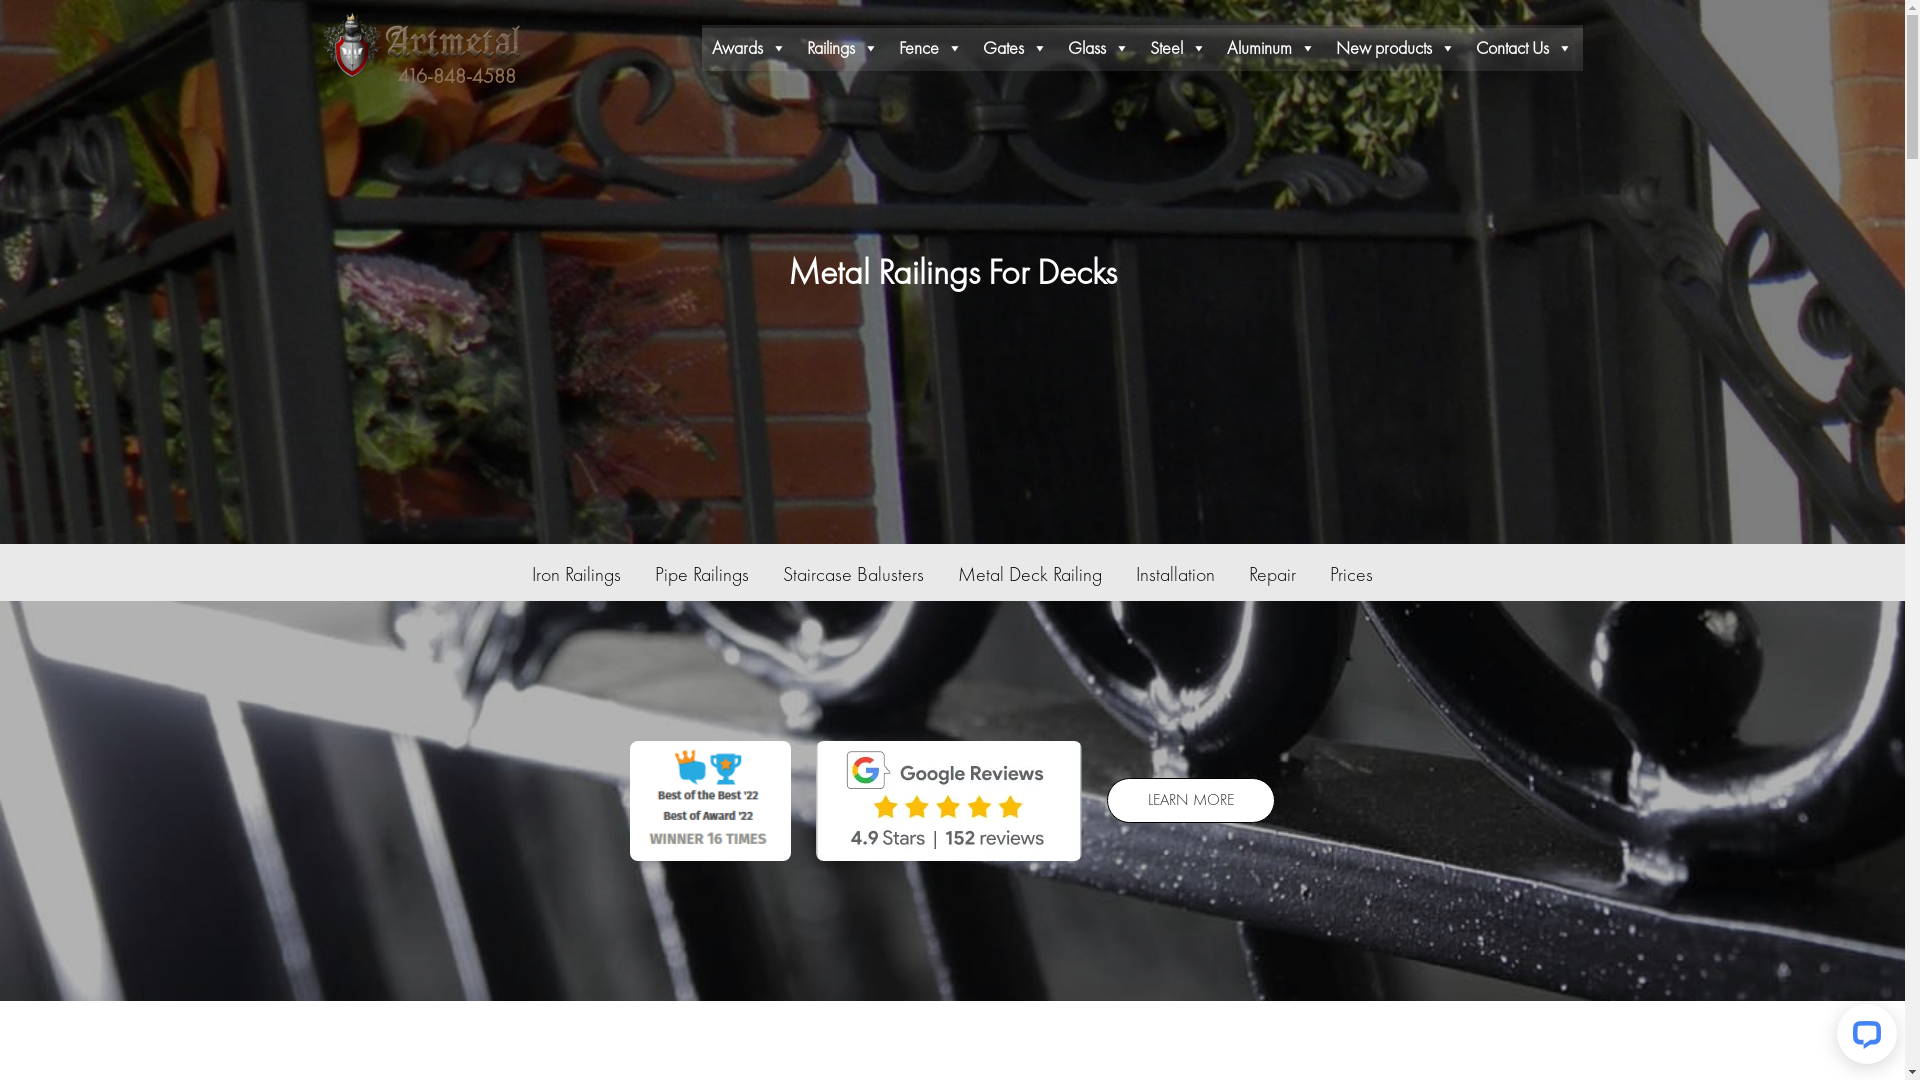  Describe the element at coordinates (1523, 46) in the screenshot. I see `'Contact Us'` at that location.